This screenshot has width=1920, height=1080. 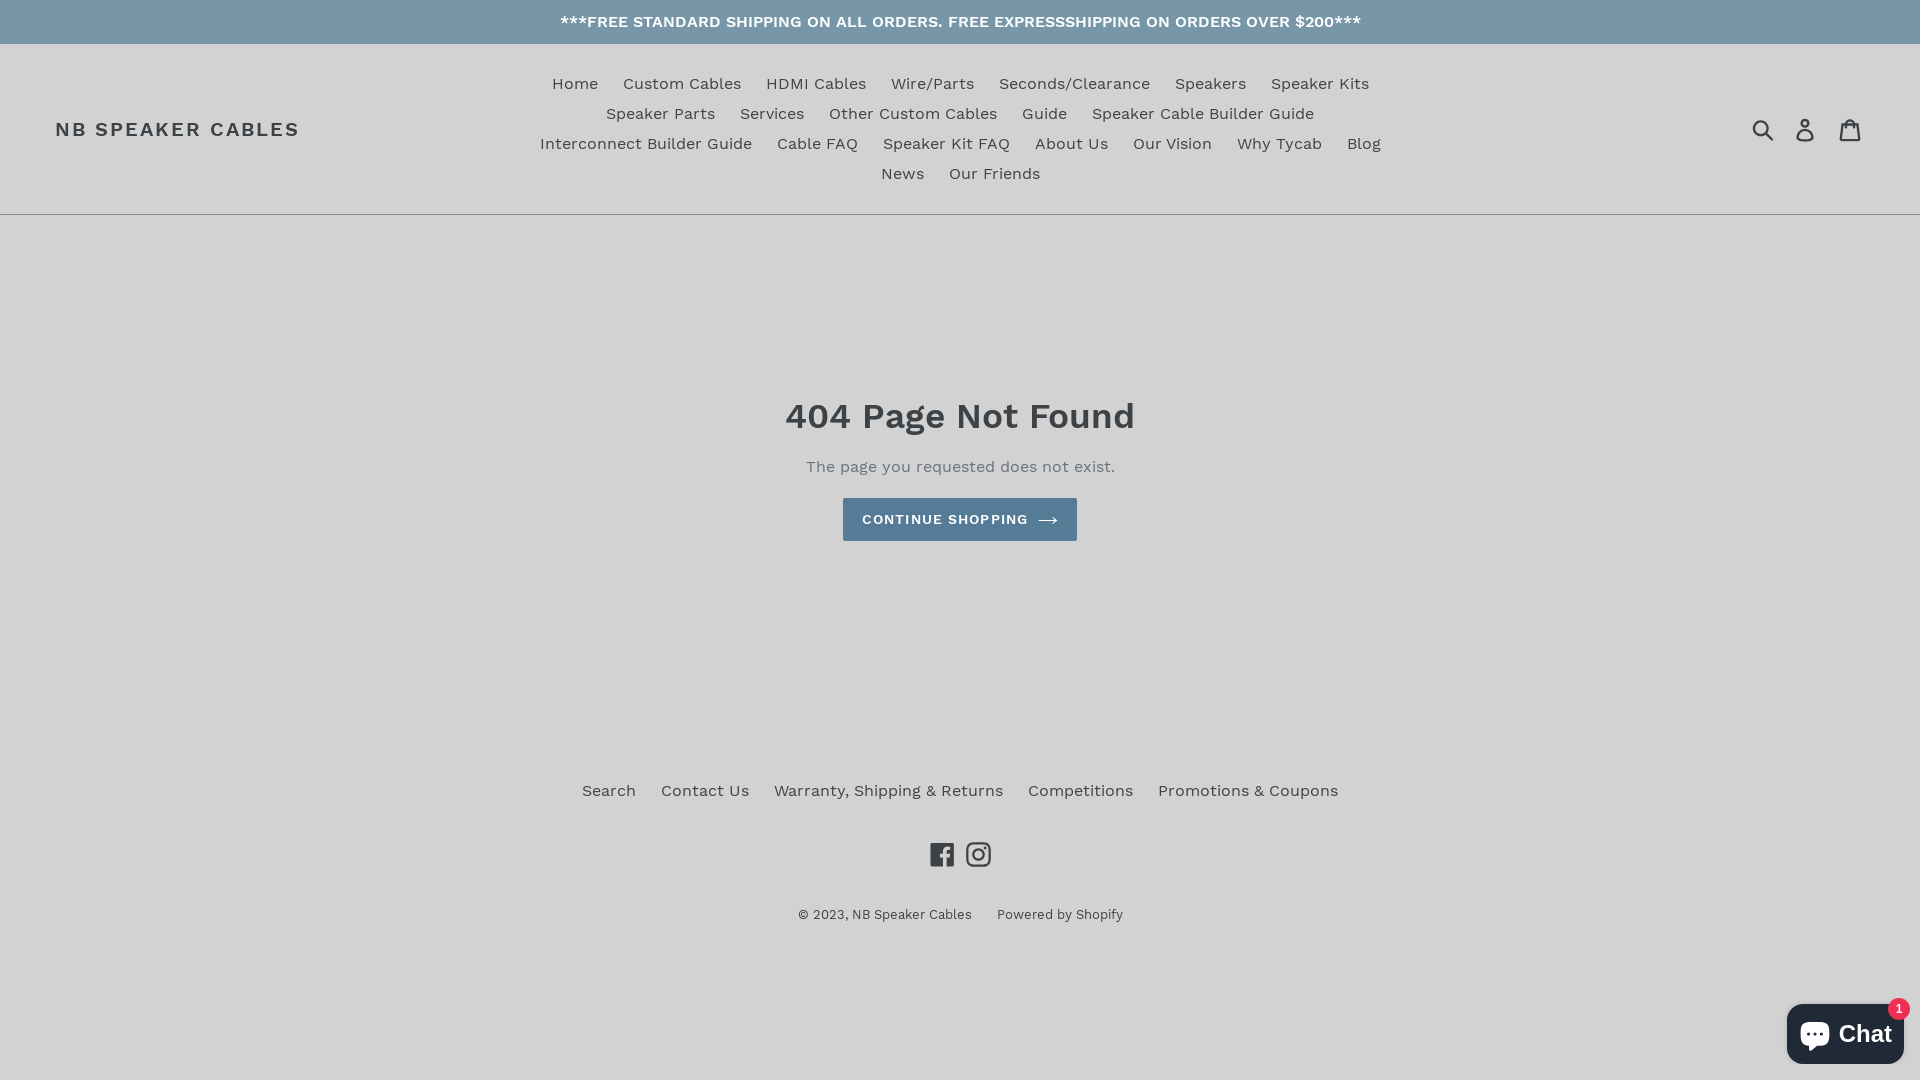 I want to click on 'Cable FAQ', so click(x=765, y=142).